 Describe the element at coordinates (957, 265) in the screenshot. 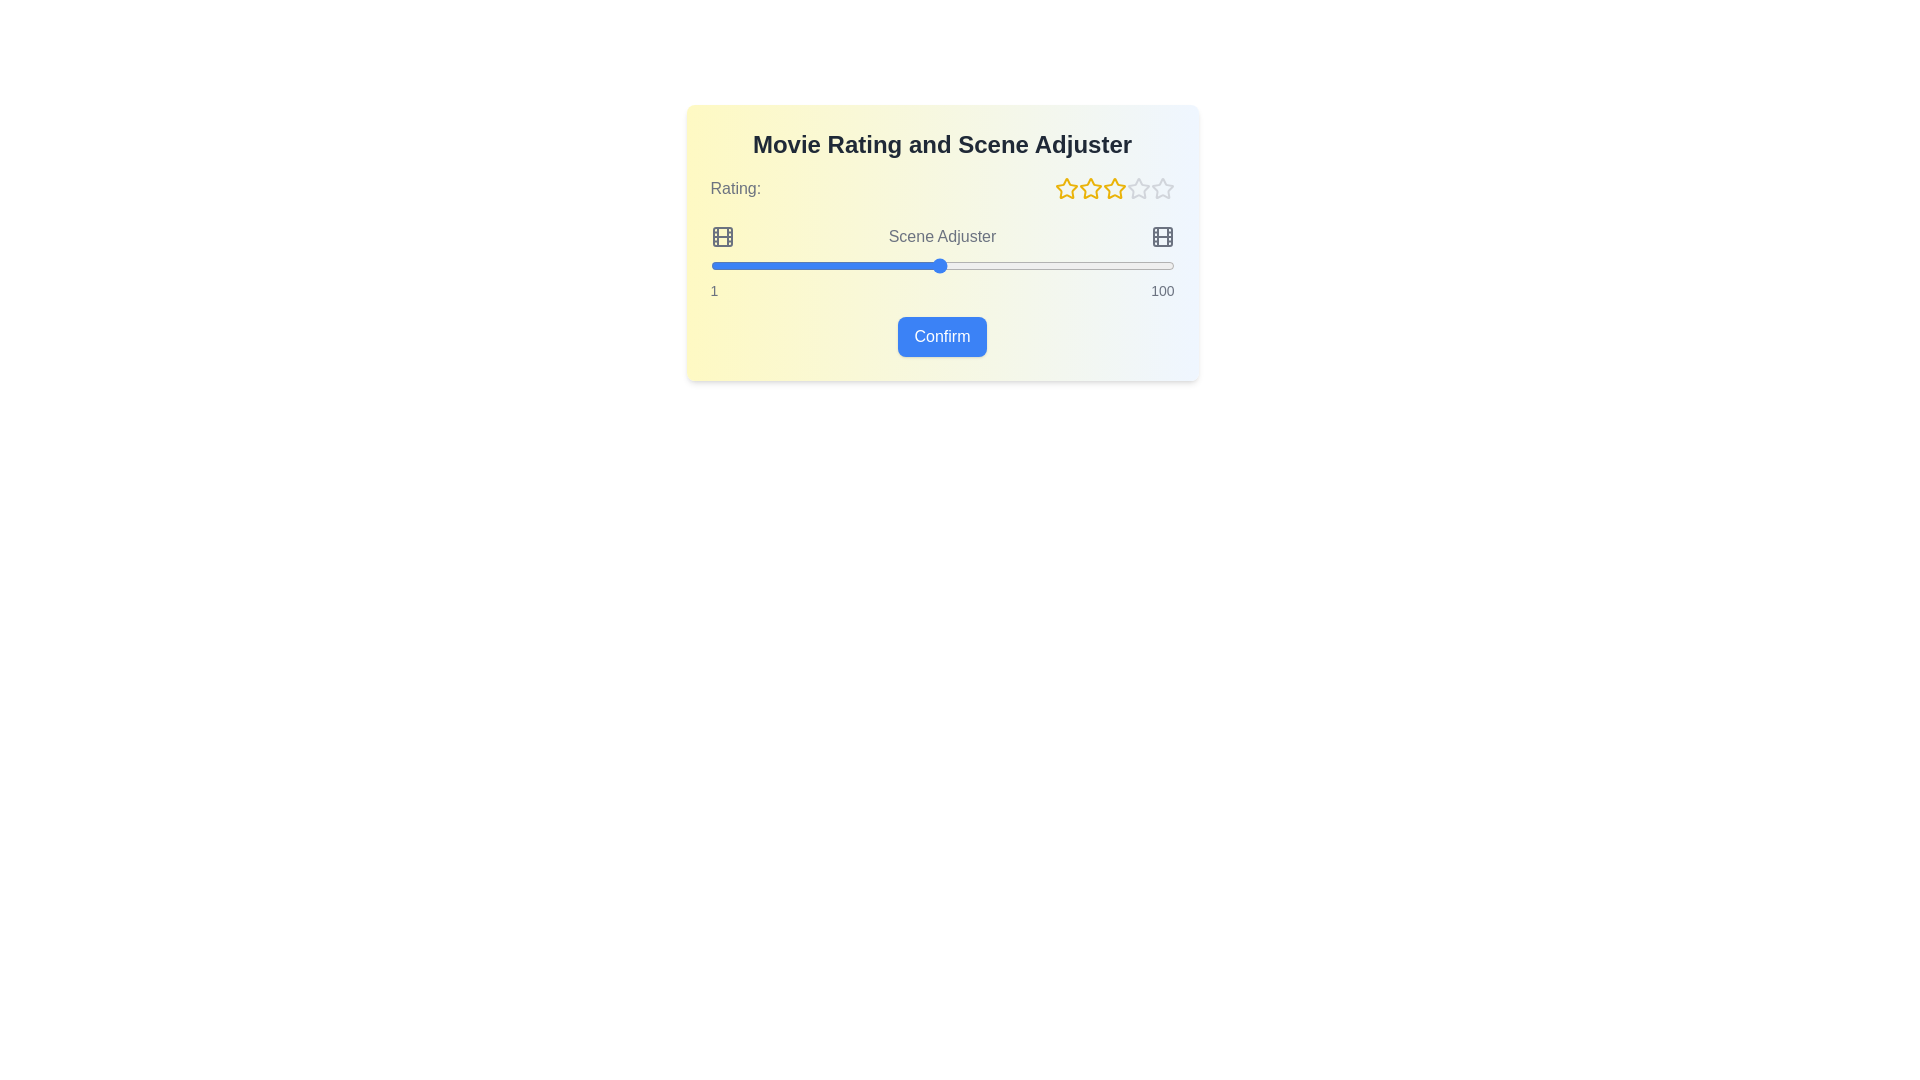

I see `the scene slider to 54` at that location.